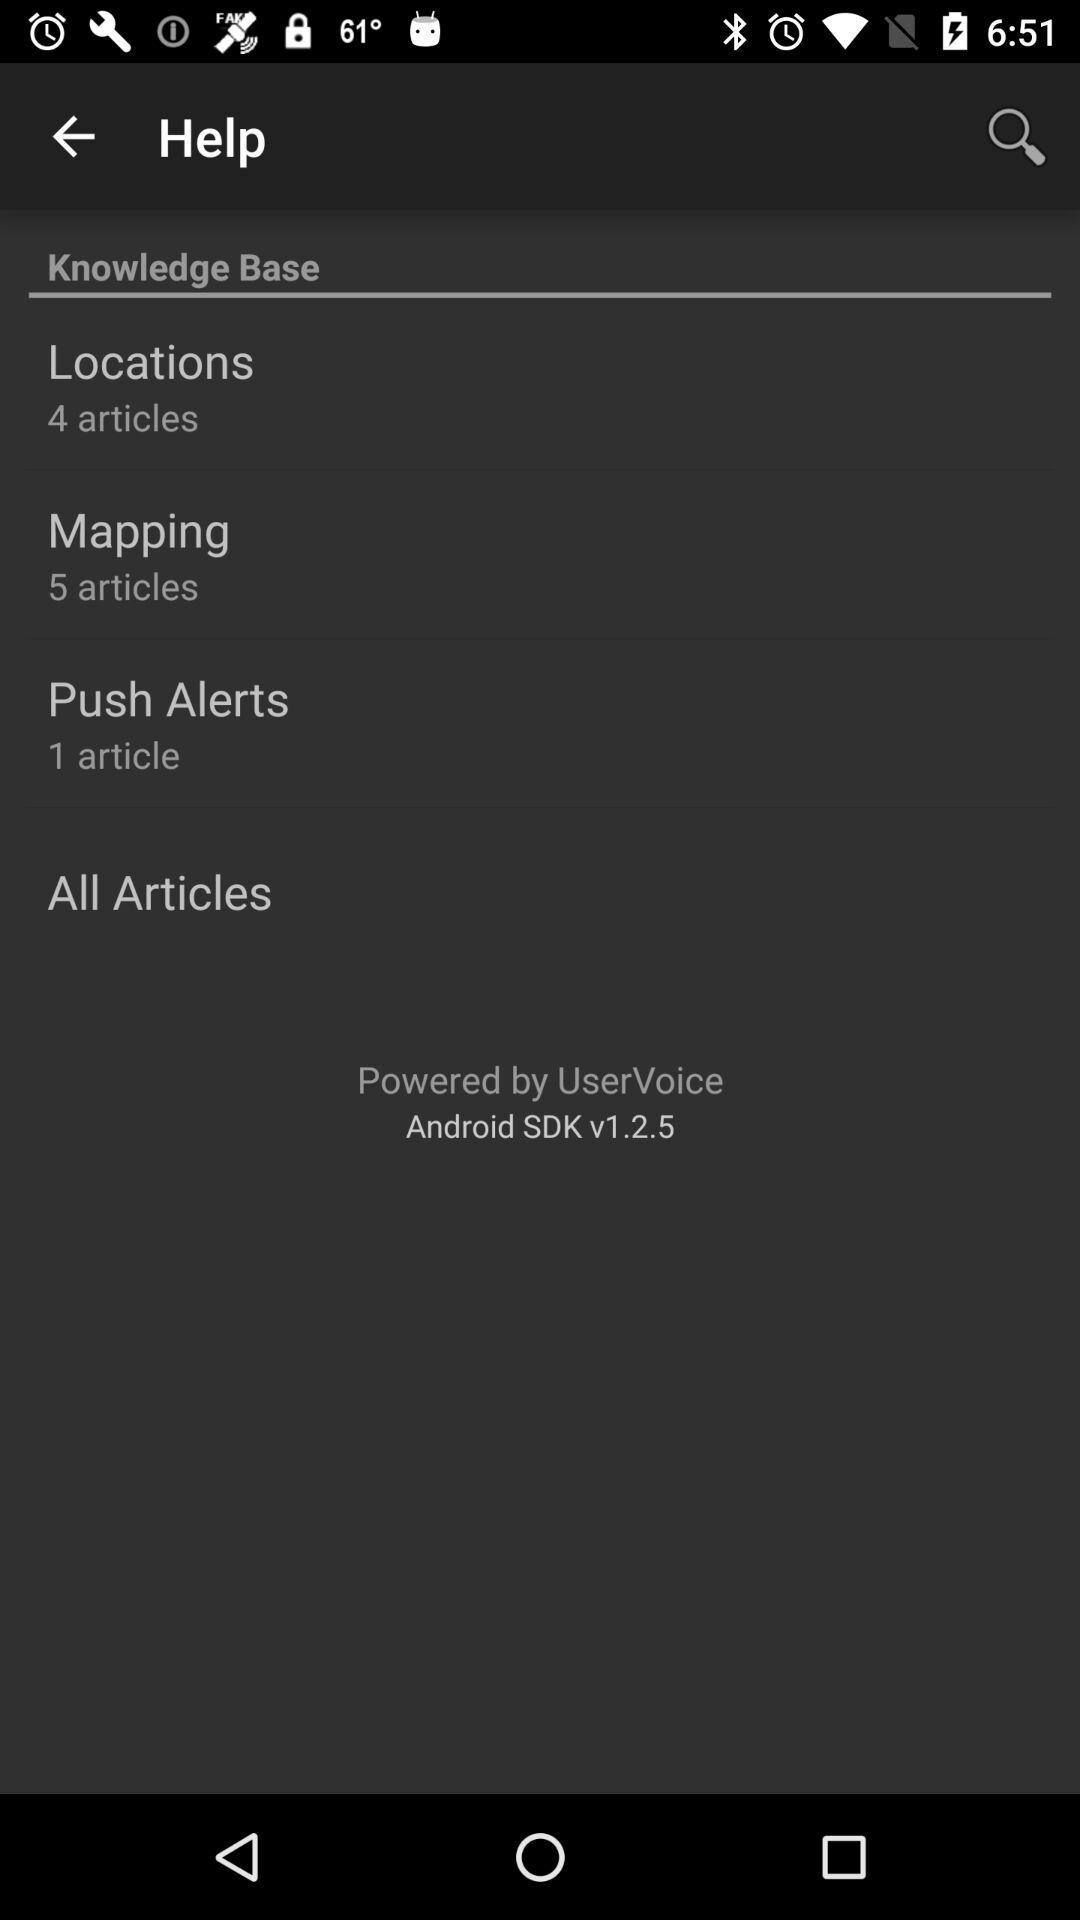  What do you see at coordinates (123, 416) in the screenshot?
I see `4 articles` at bounding box center [123, 416].